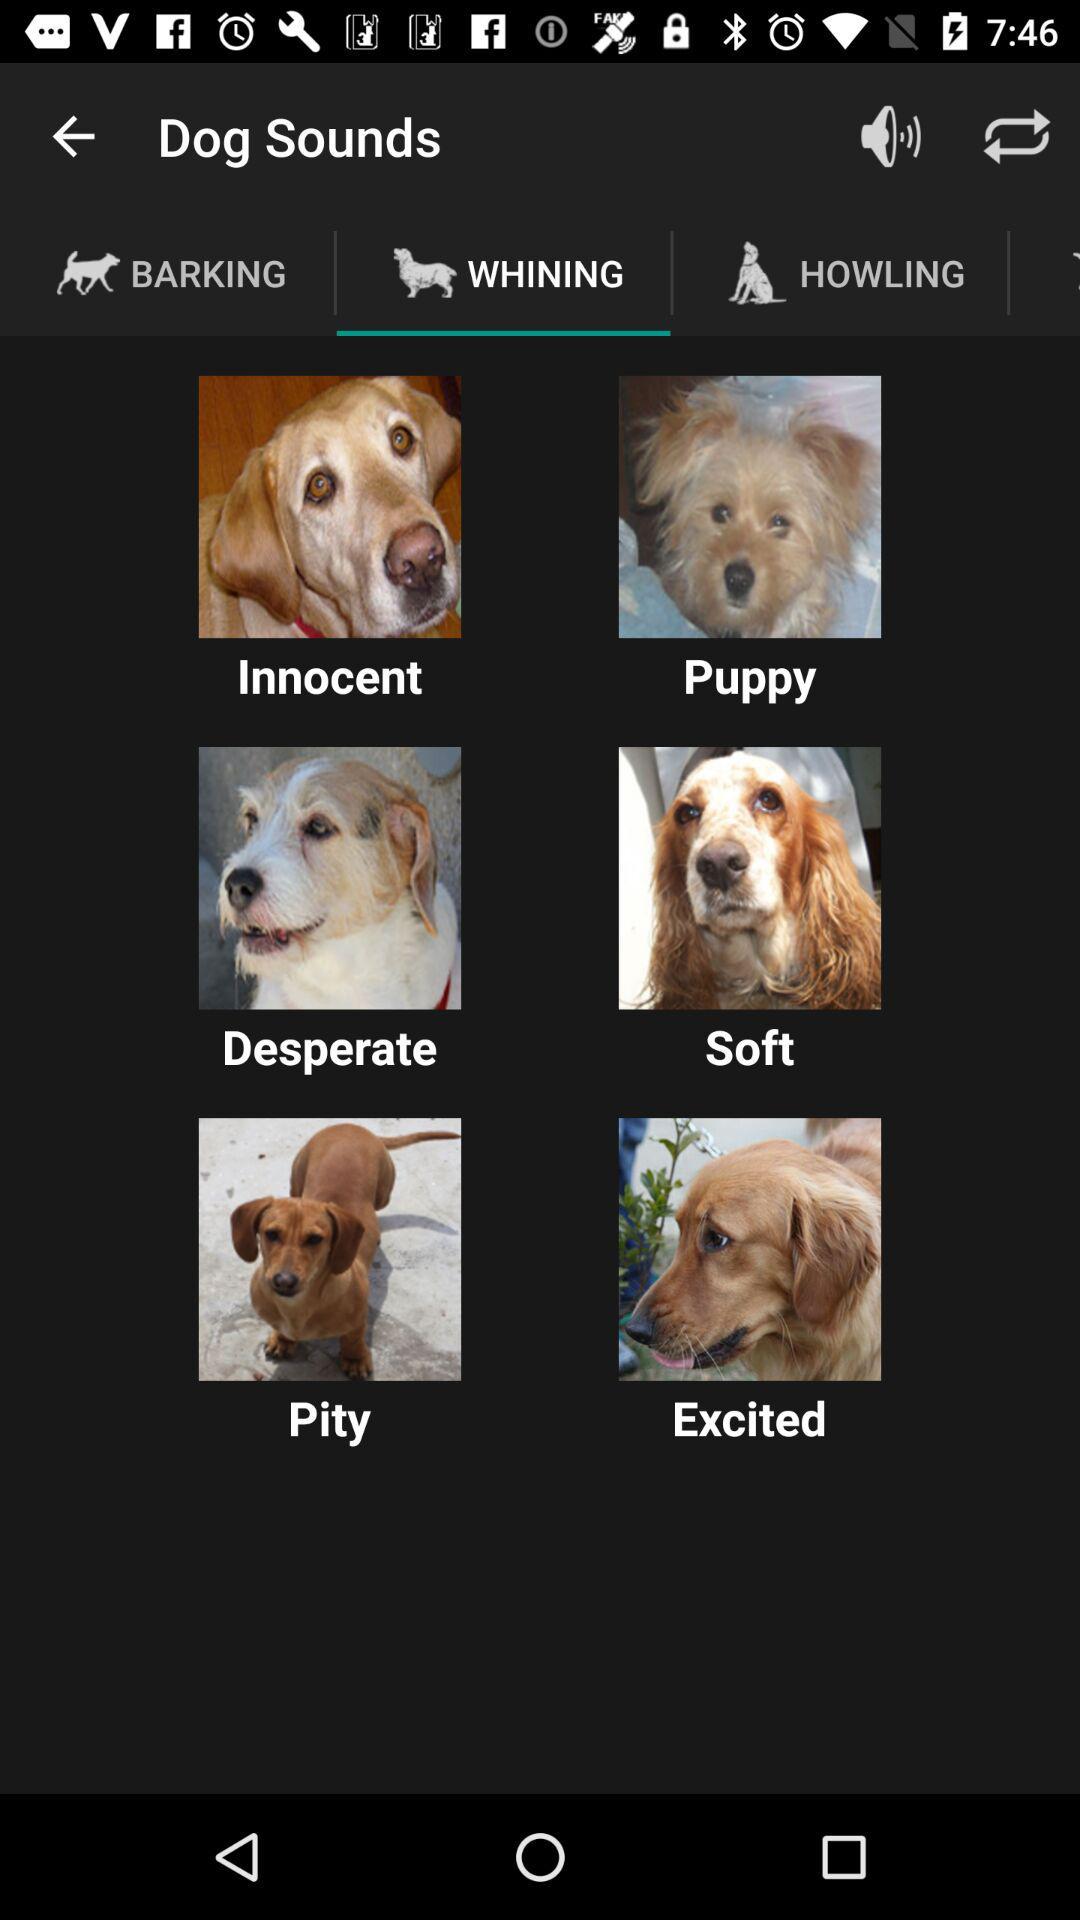  What do you see at coordinates (749, 878) in the screenshot?
I see `hear that sound` at bounding box center [749, 878].